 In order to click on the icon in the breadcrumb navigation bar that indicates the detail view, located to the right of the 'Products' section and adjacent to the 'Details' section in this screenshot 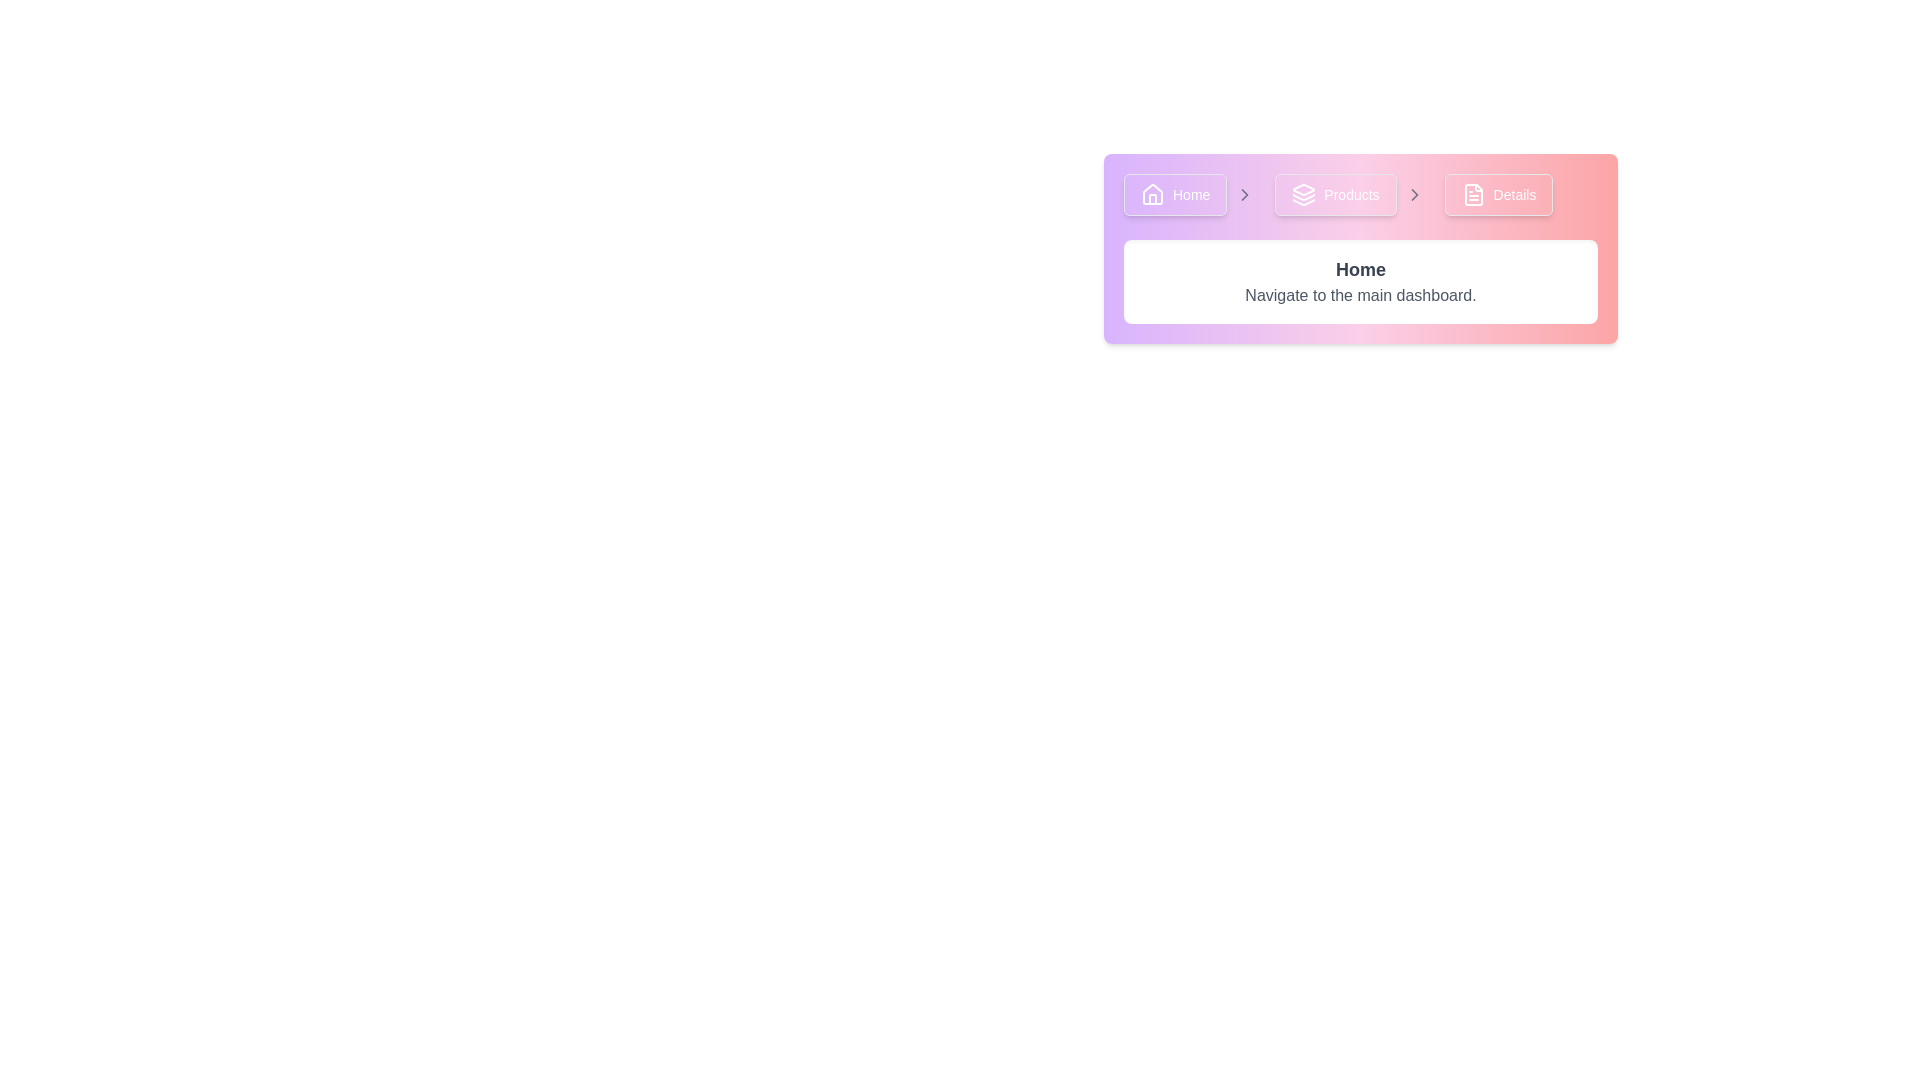, I will do `click(1473, 195)`.